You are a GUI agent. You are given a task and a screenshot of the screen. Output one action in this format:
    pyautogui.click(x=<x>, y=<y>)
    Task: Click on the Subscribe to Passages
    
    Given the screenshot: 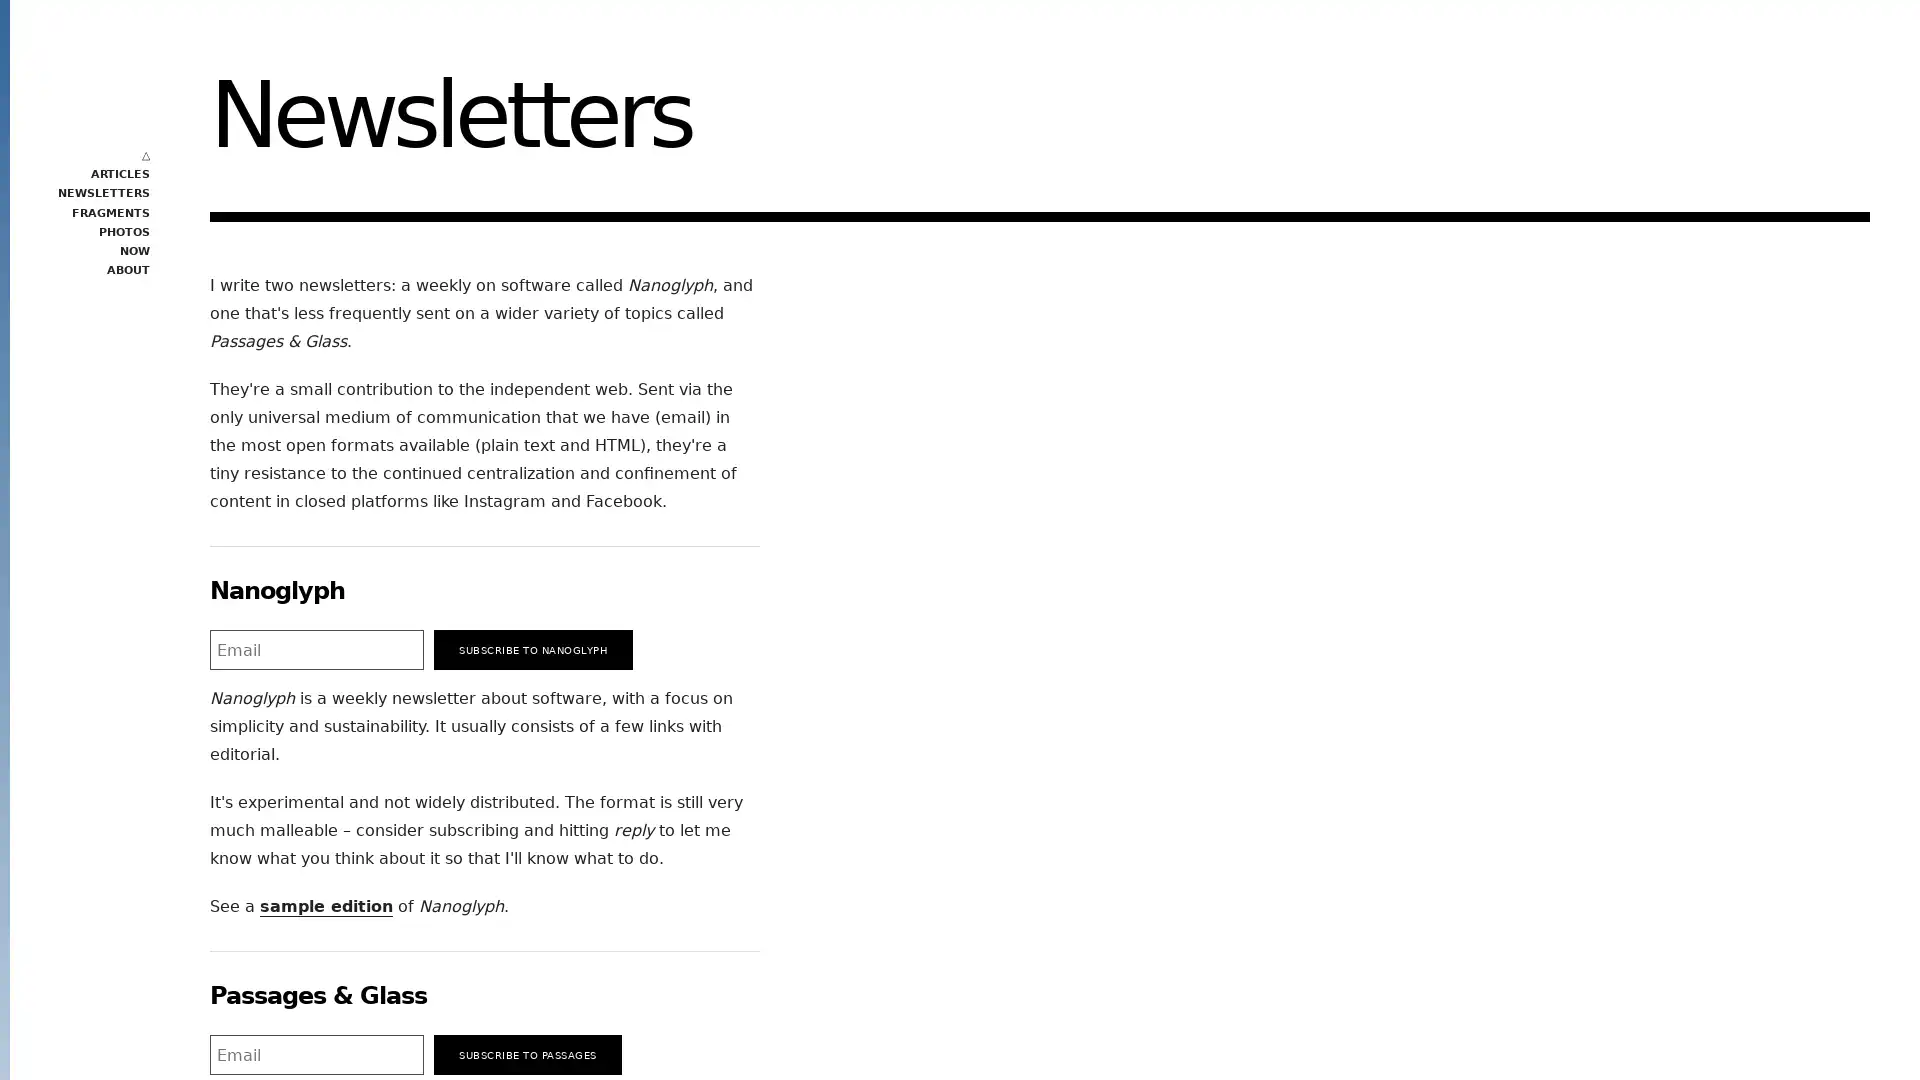 What is the action you would take?
    pyautogui.click(x=527, y=1054)
    